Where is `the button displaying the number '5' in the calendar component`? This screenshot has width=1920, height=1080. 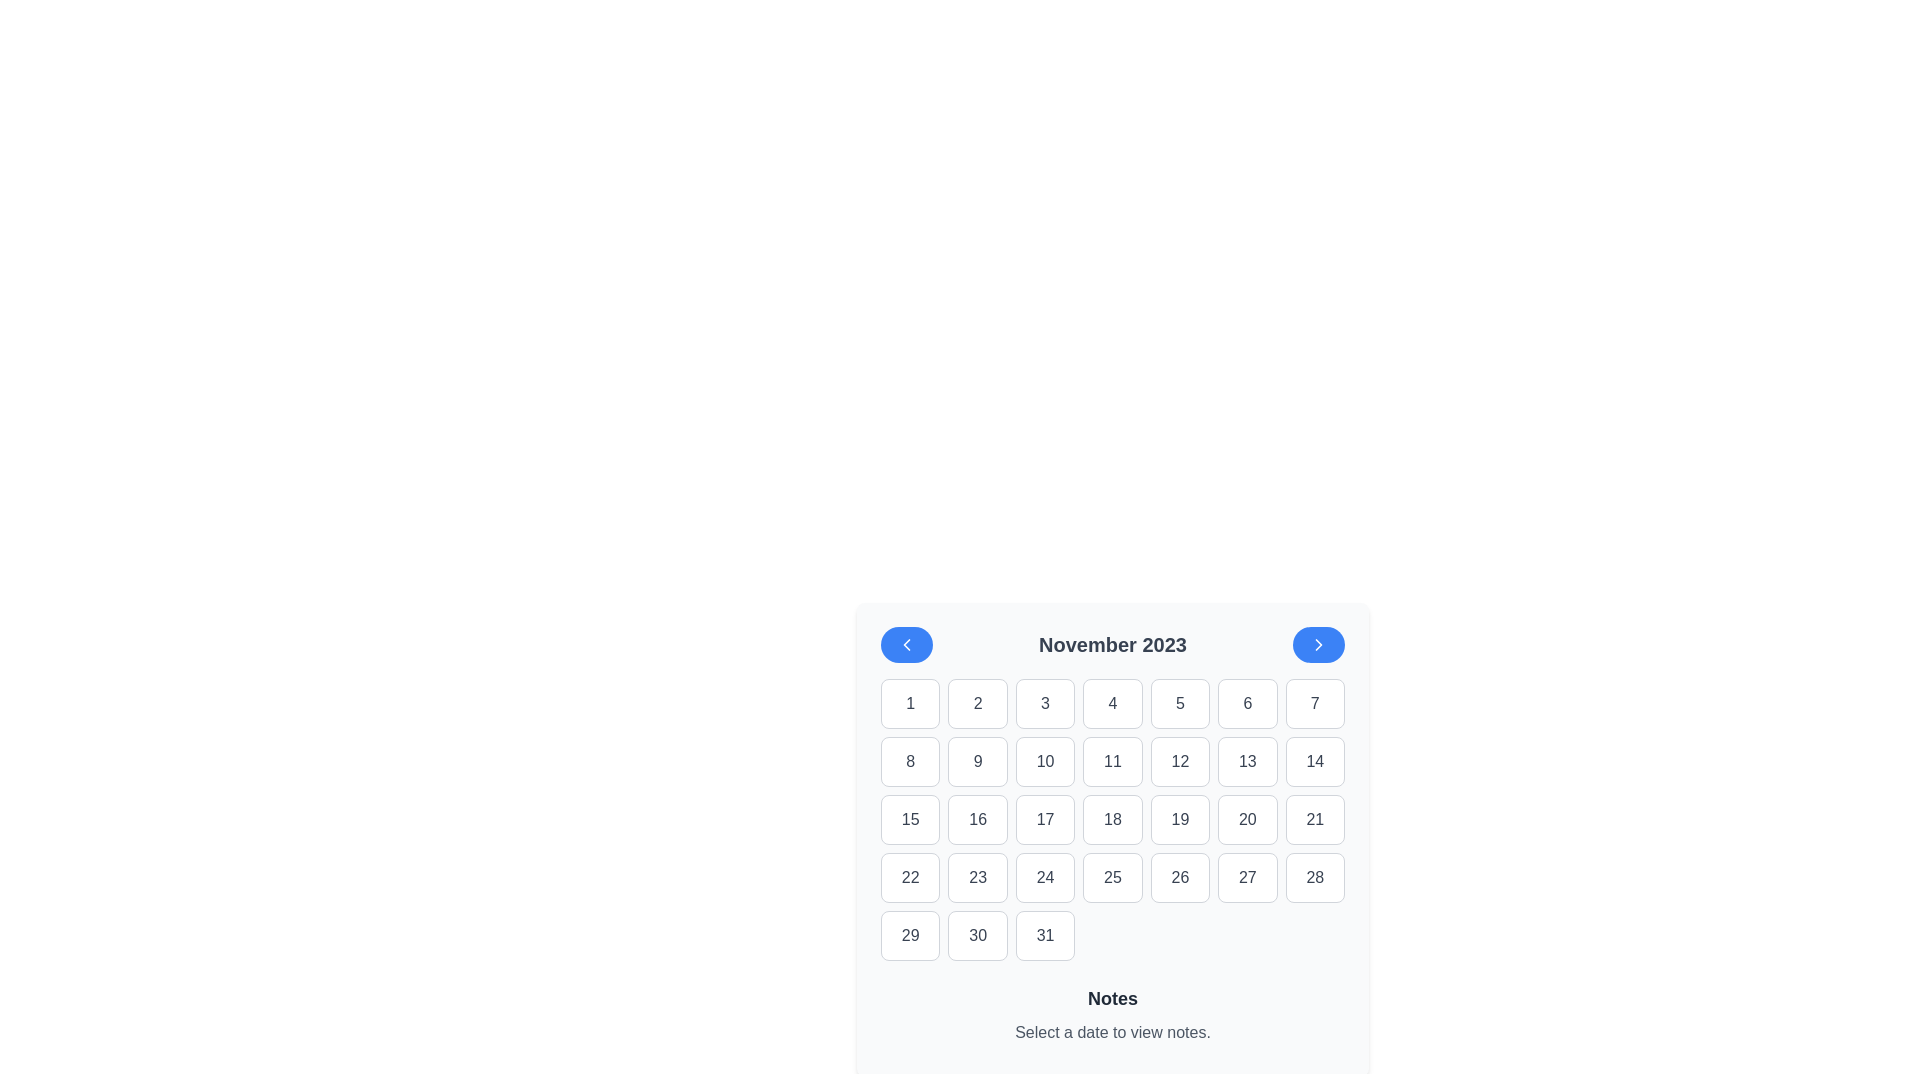
the button displaying the number '5' in the calendar component is located at coordinates (1180, 703).